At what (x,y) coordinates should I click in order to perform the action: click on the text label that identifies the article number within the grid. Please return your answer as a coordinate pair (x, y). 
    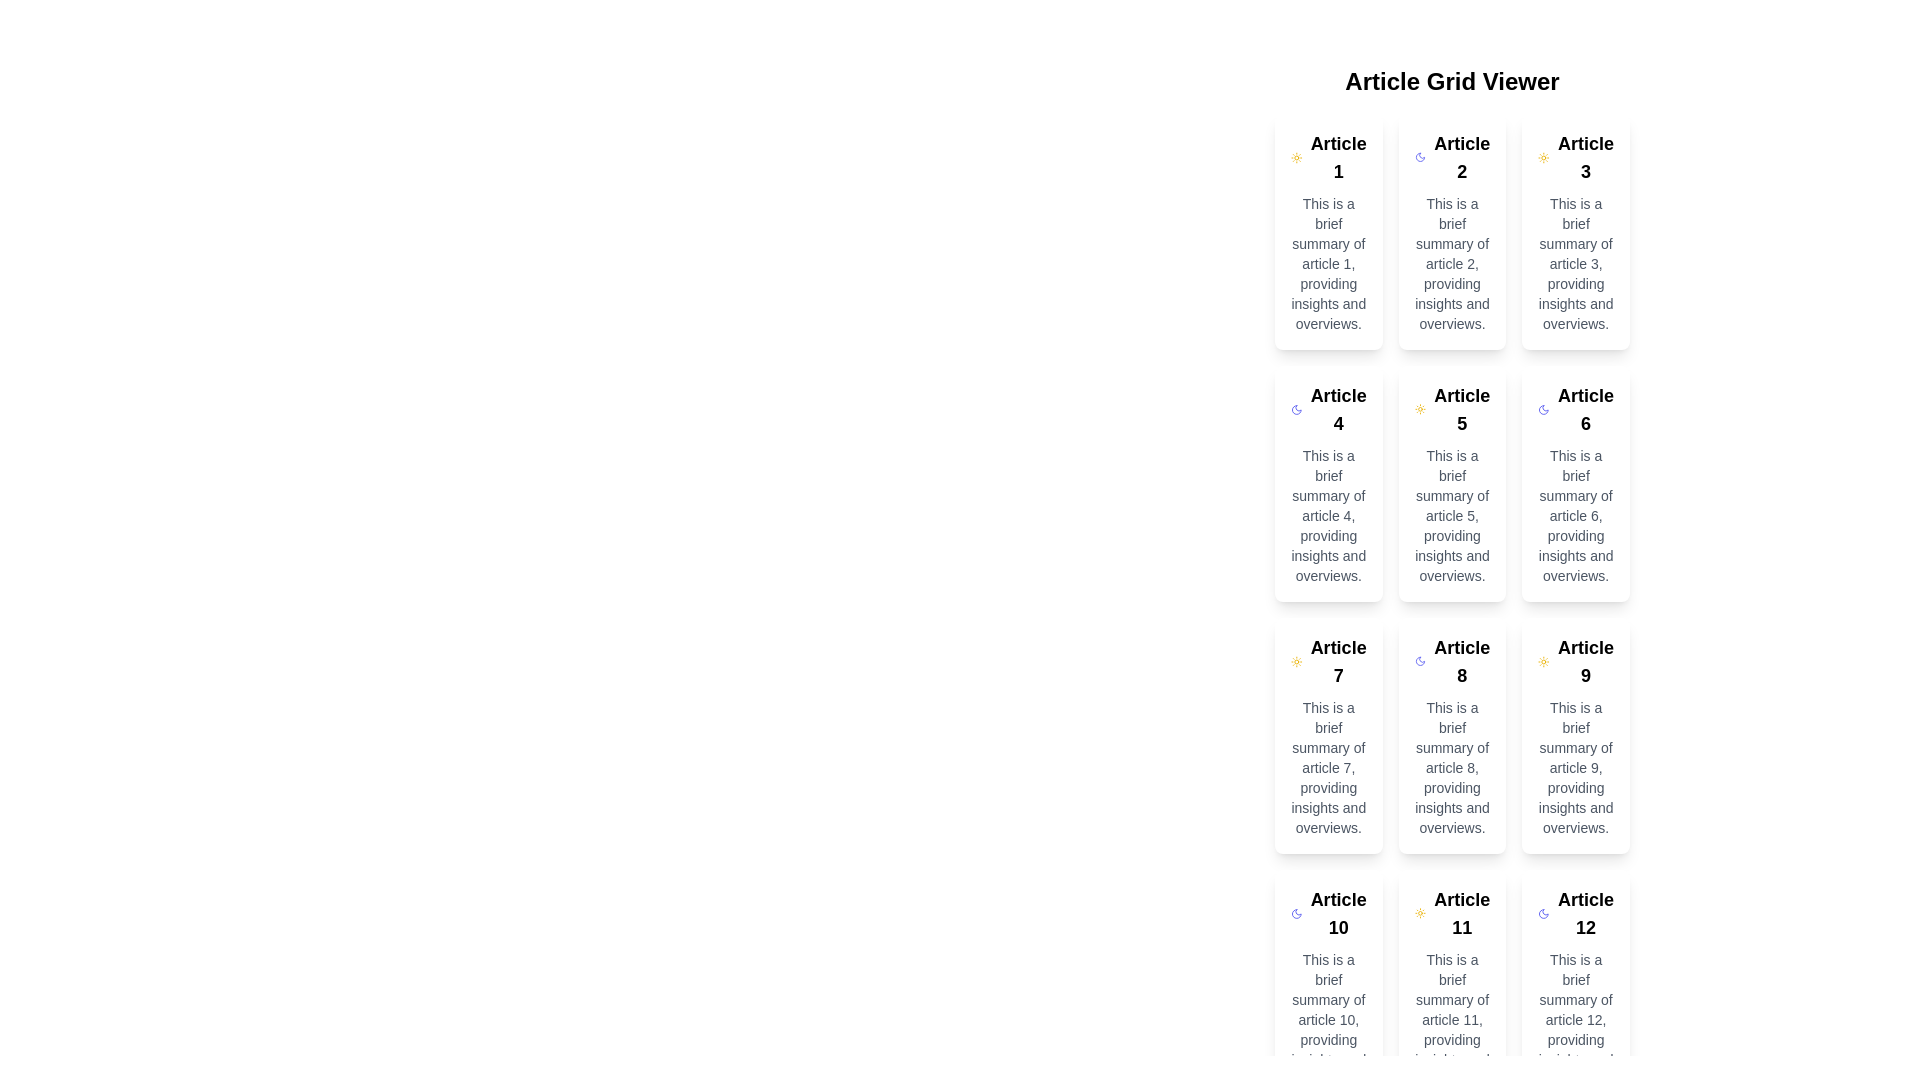
    Looking at the image, I should click on (1584, 408).